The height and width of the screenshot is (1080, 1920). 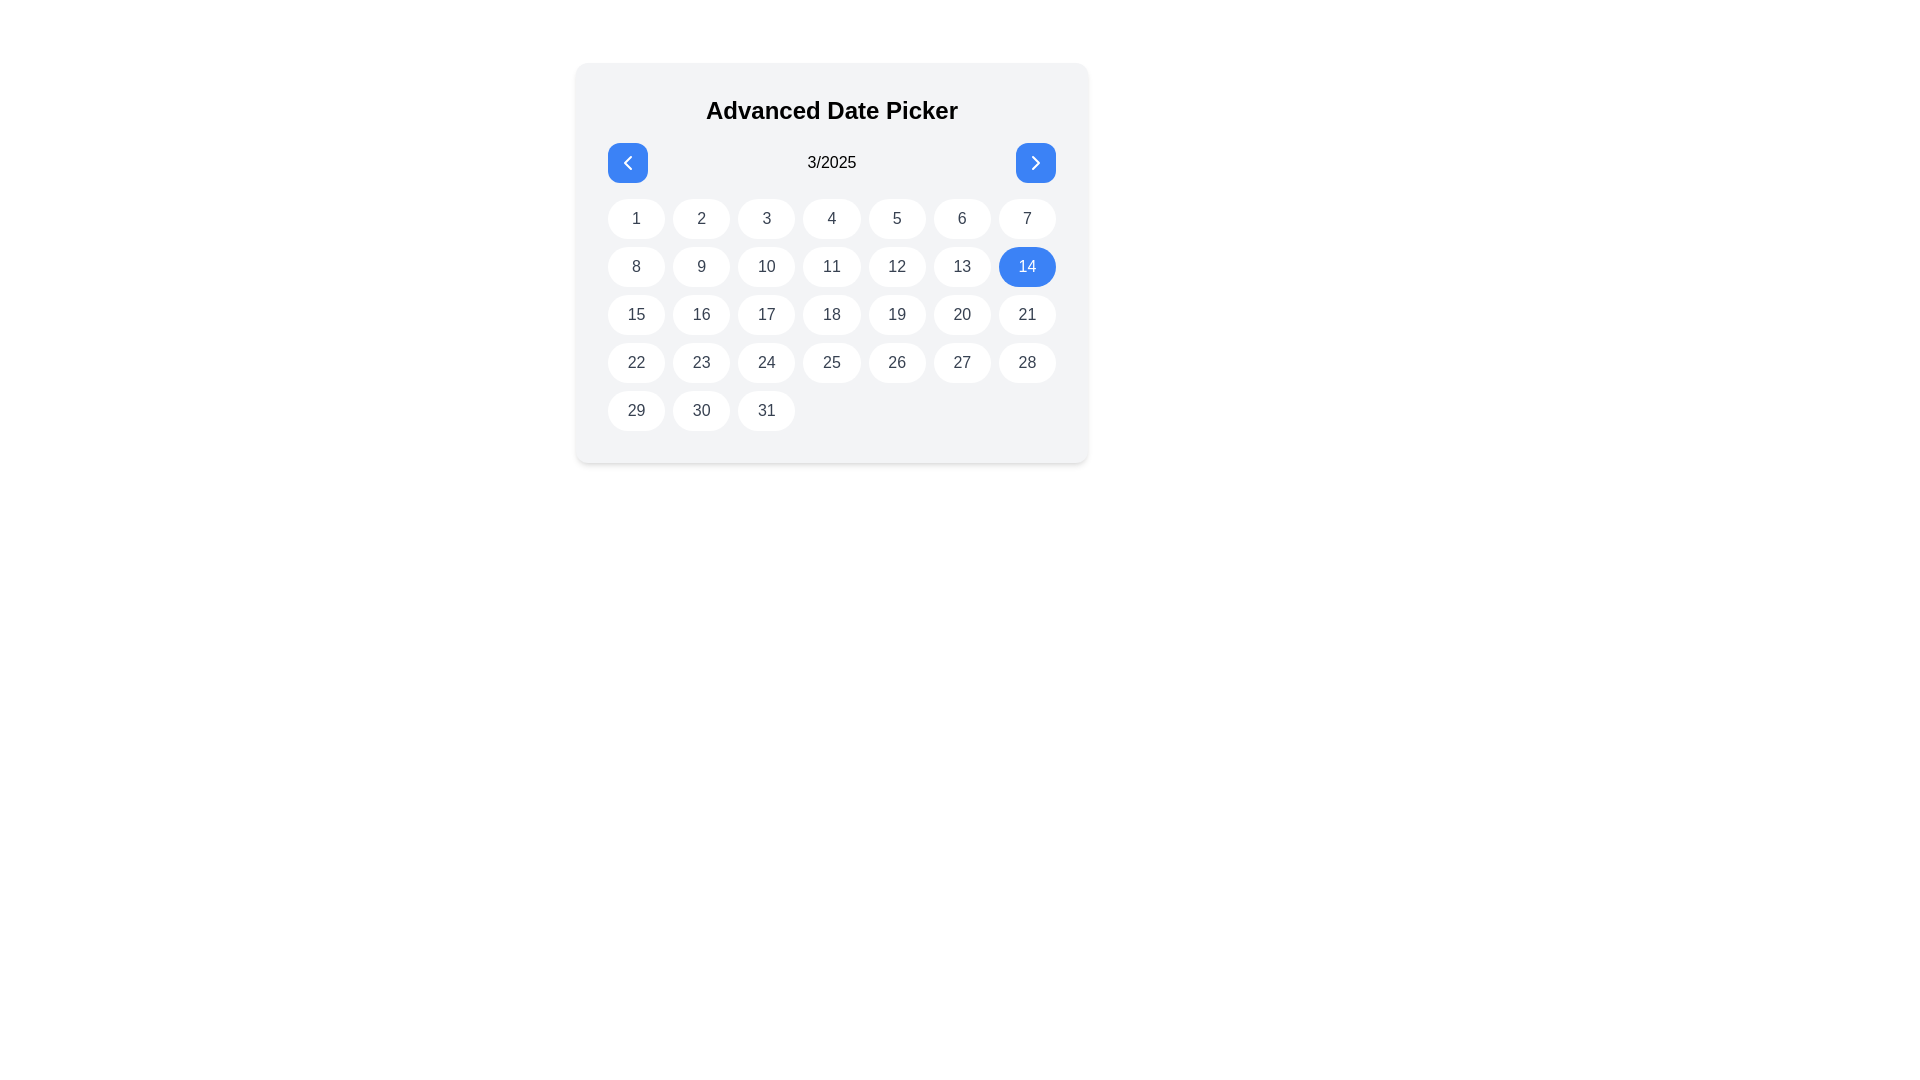 What do you see at coordinates (627, 161) in the screenshot?
I see `the left navigation arrow within the blue circular button in the date picker interface to change months` at bounding box center [627, 161].